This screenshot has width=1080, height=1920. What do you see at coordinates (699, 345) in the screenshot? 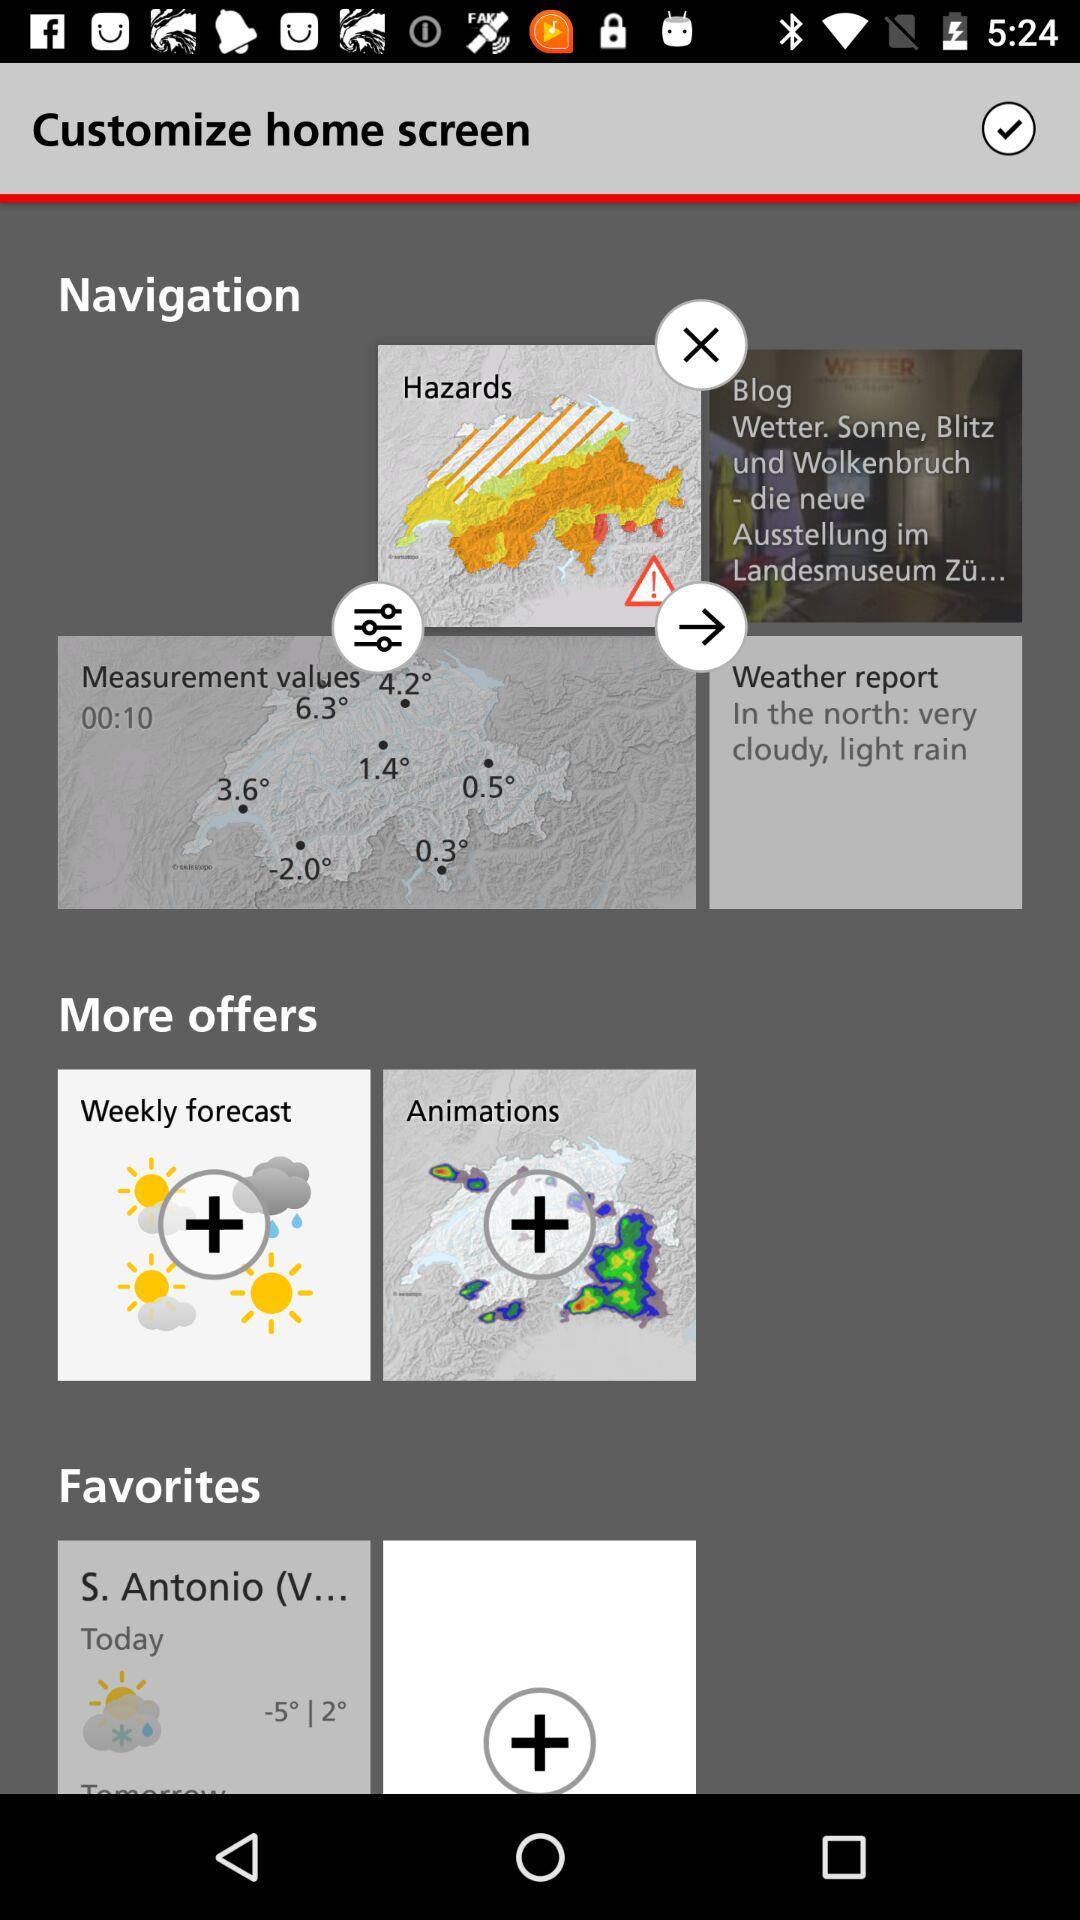
I see `the close icon` at bounding box center [699, 345].